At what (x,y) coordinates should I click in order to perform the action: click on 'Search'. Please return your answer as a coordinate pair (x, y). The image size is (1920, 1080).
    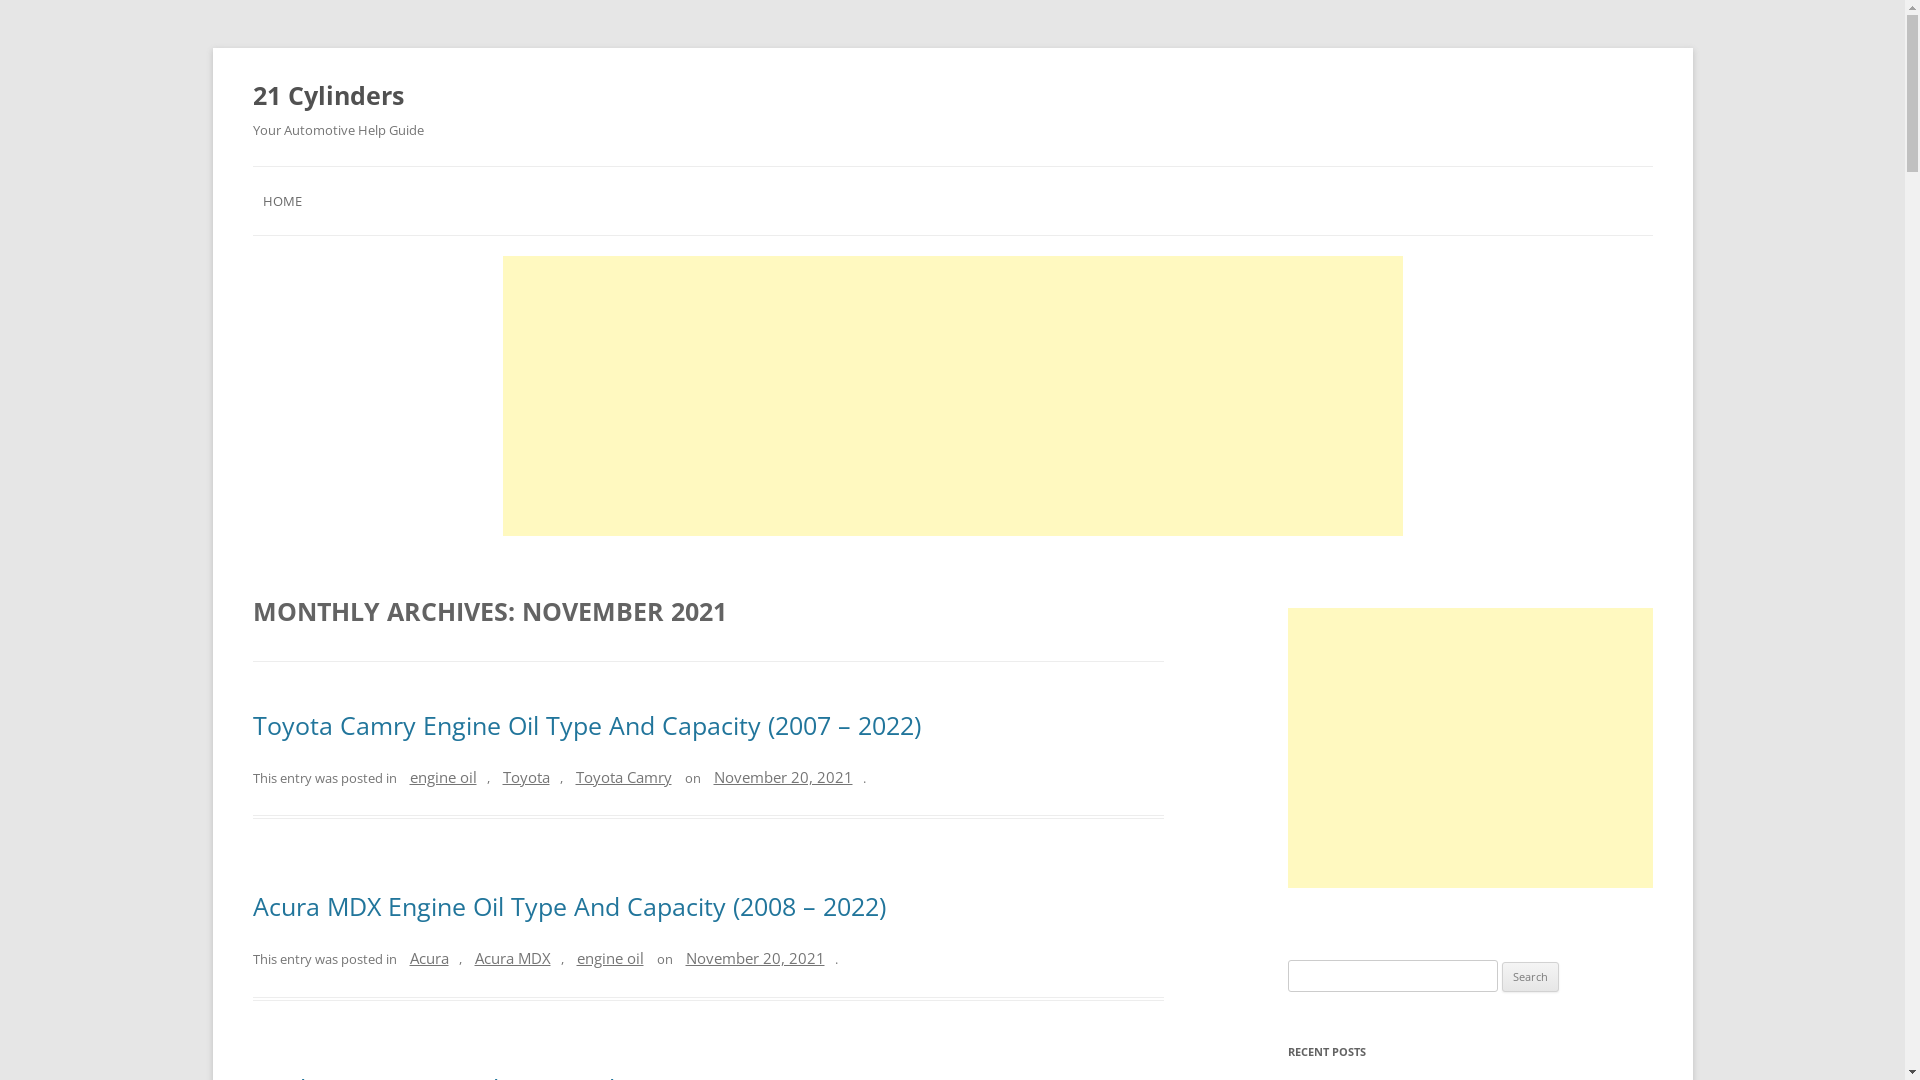
    Looking at the image, I should click on (1502, 975).